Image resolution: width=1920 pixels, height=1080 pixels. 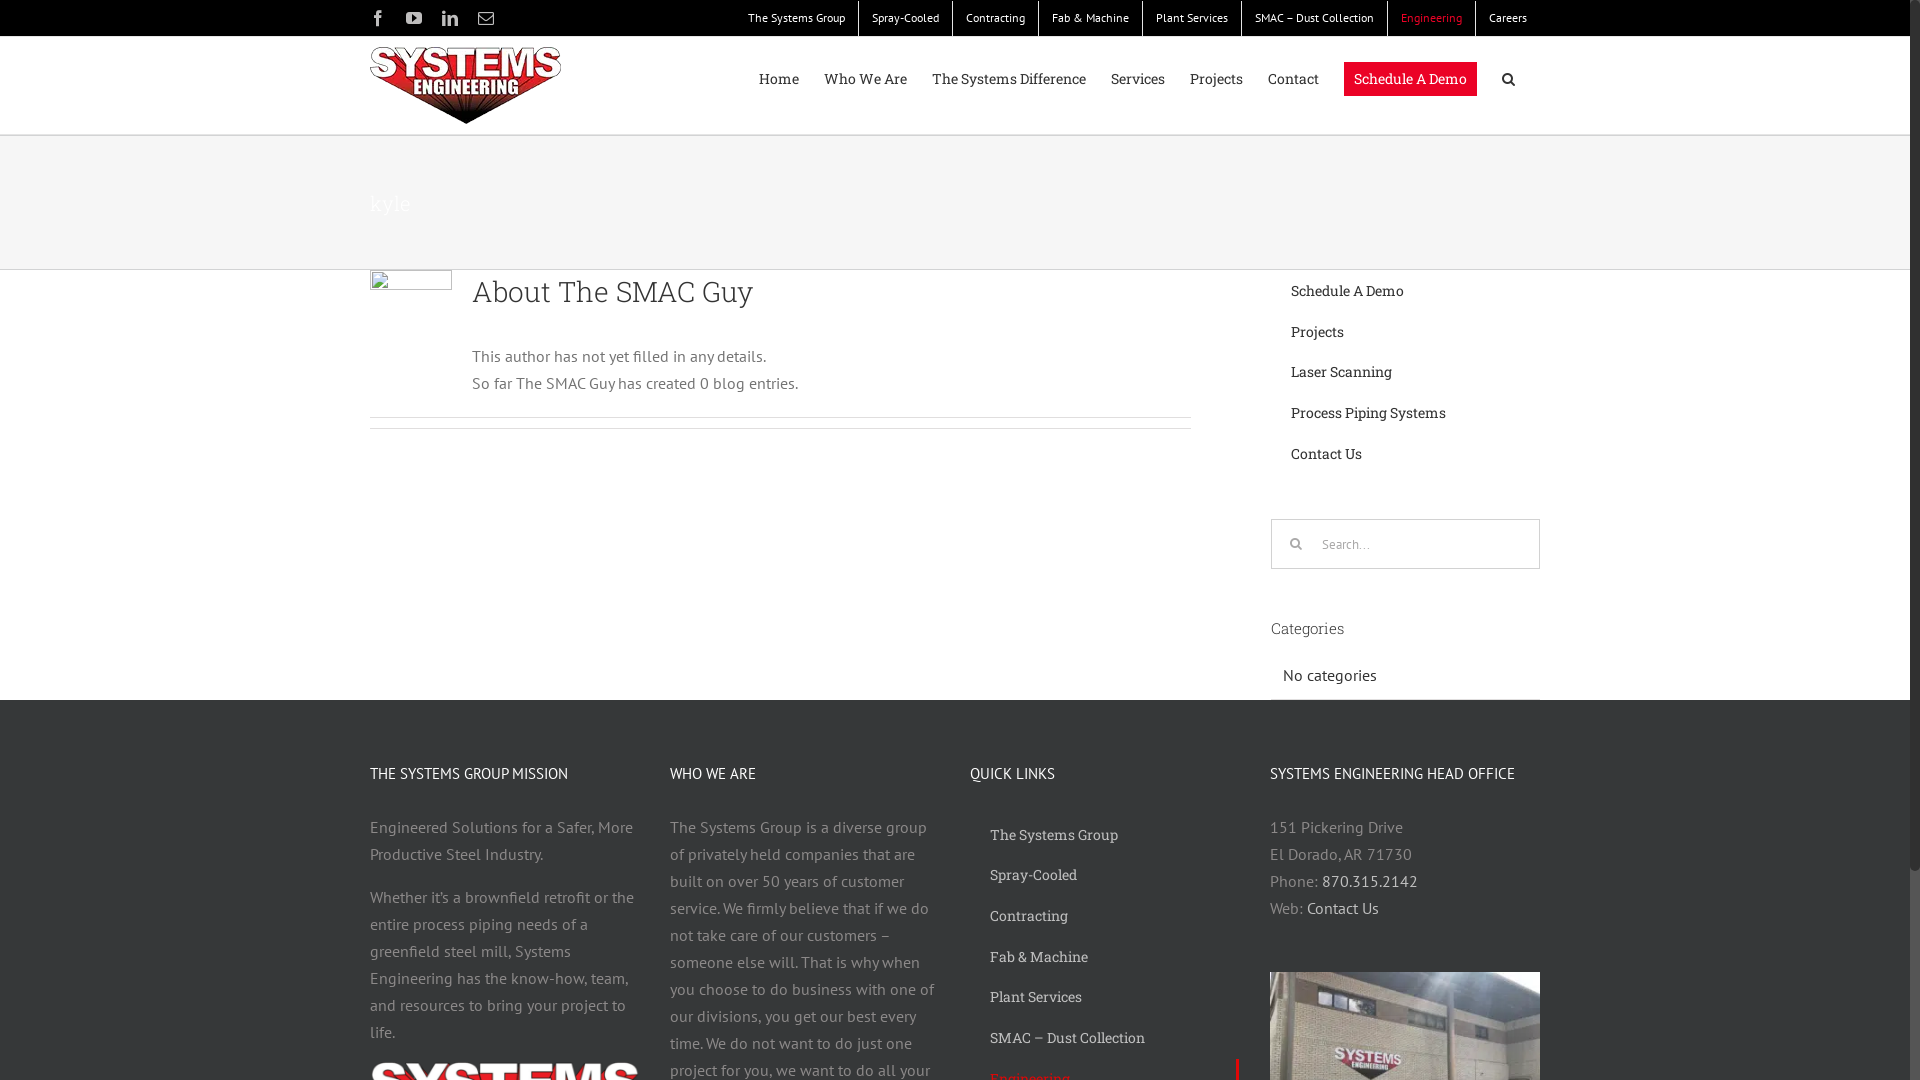 What do you see at coordinates (485, 18) in the screenshot?
I see `'Email'` at bounding box center [485, 18].